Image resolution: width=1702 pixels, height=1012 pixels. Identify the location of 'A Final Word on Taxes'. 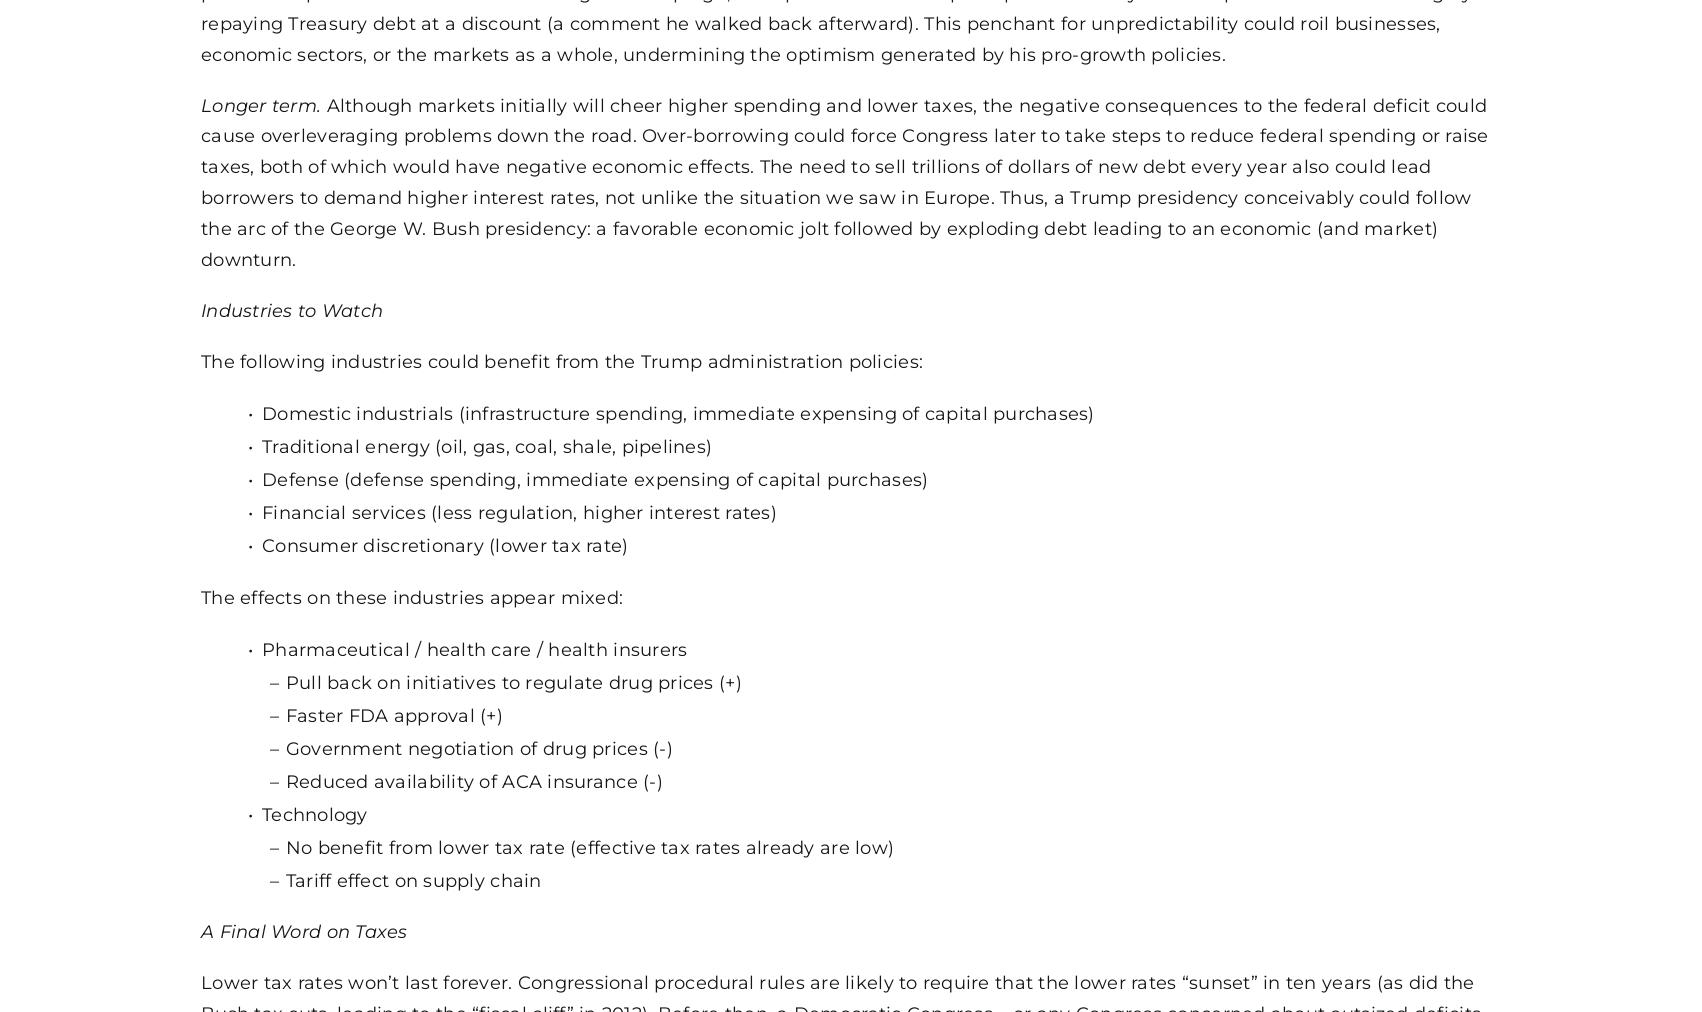
(303, 931).